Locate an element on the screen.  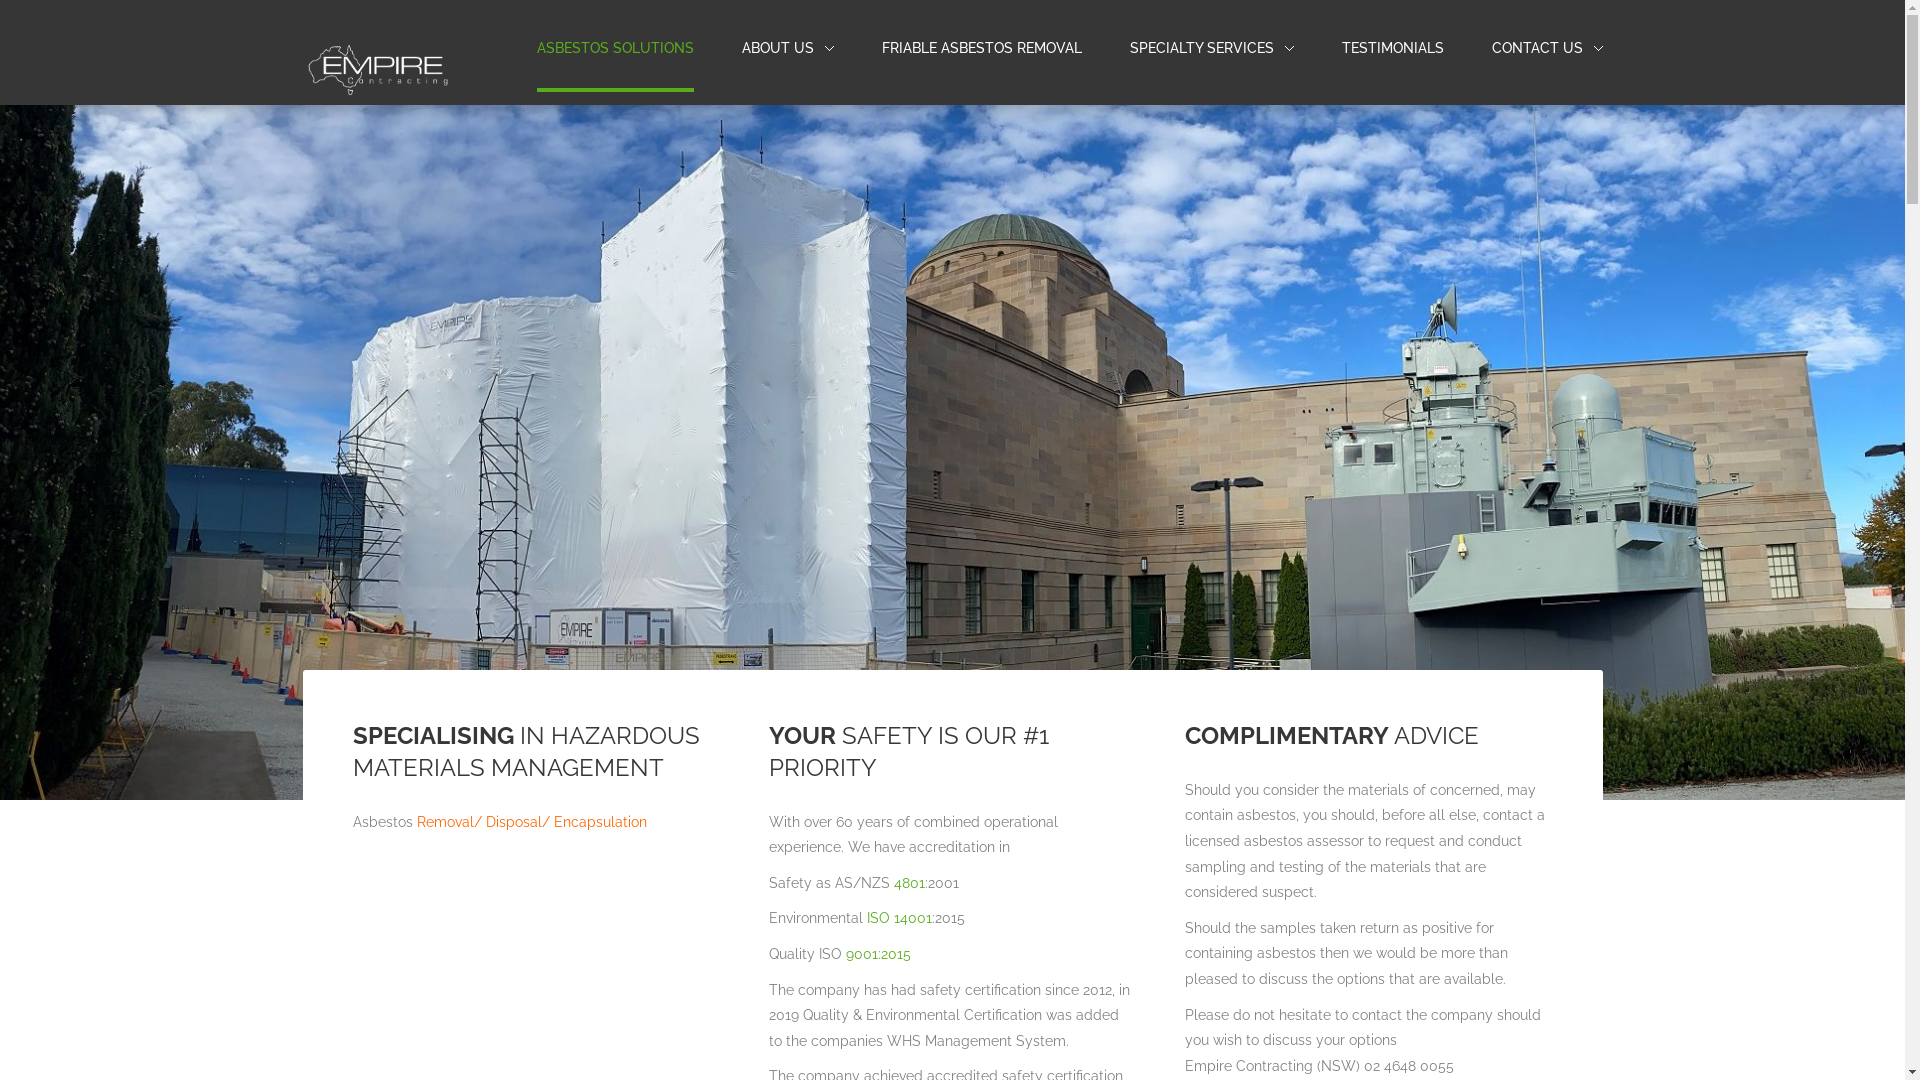
'ABOUT US' is located at coordinates (786, 48).